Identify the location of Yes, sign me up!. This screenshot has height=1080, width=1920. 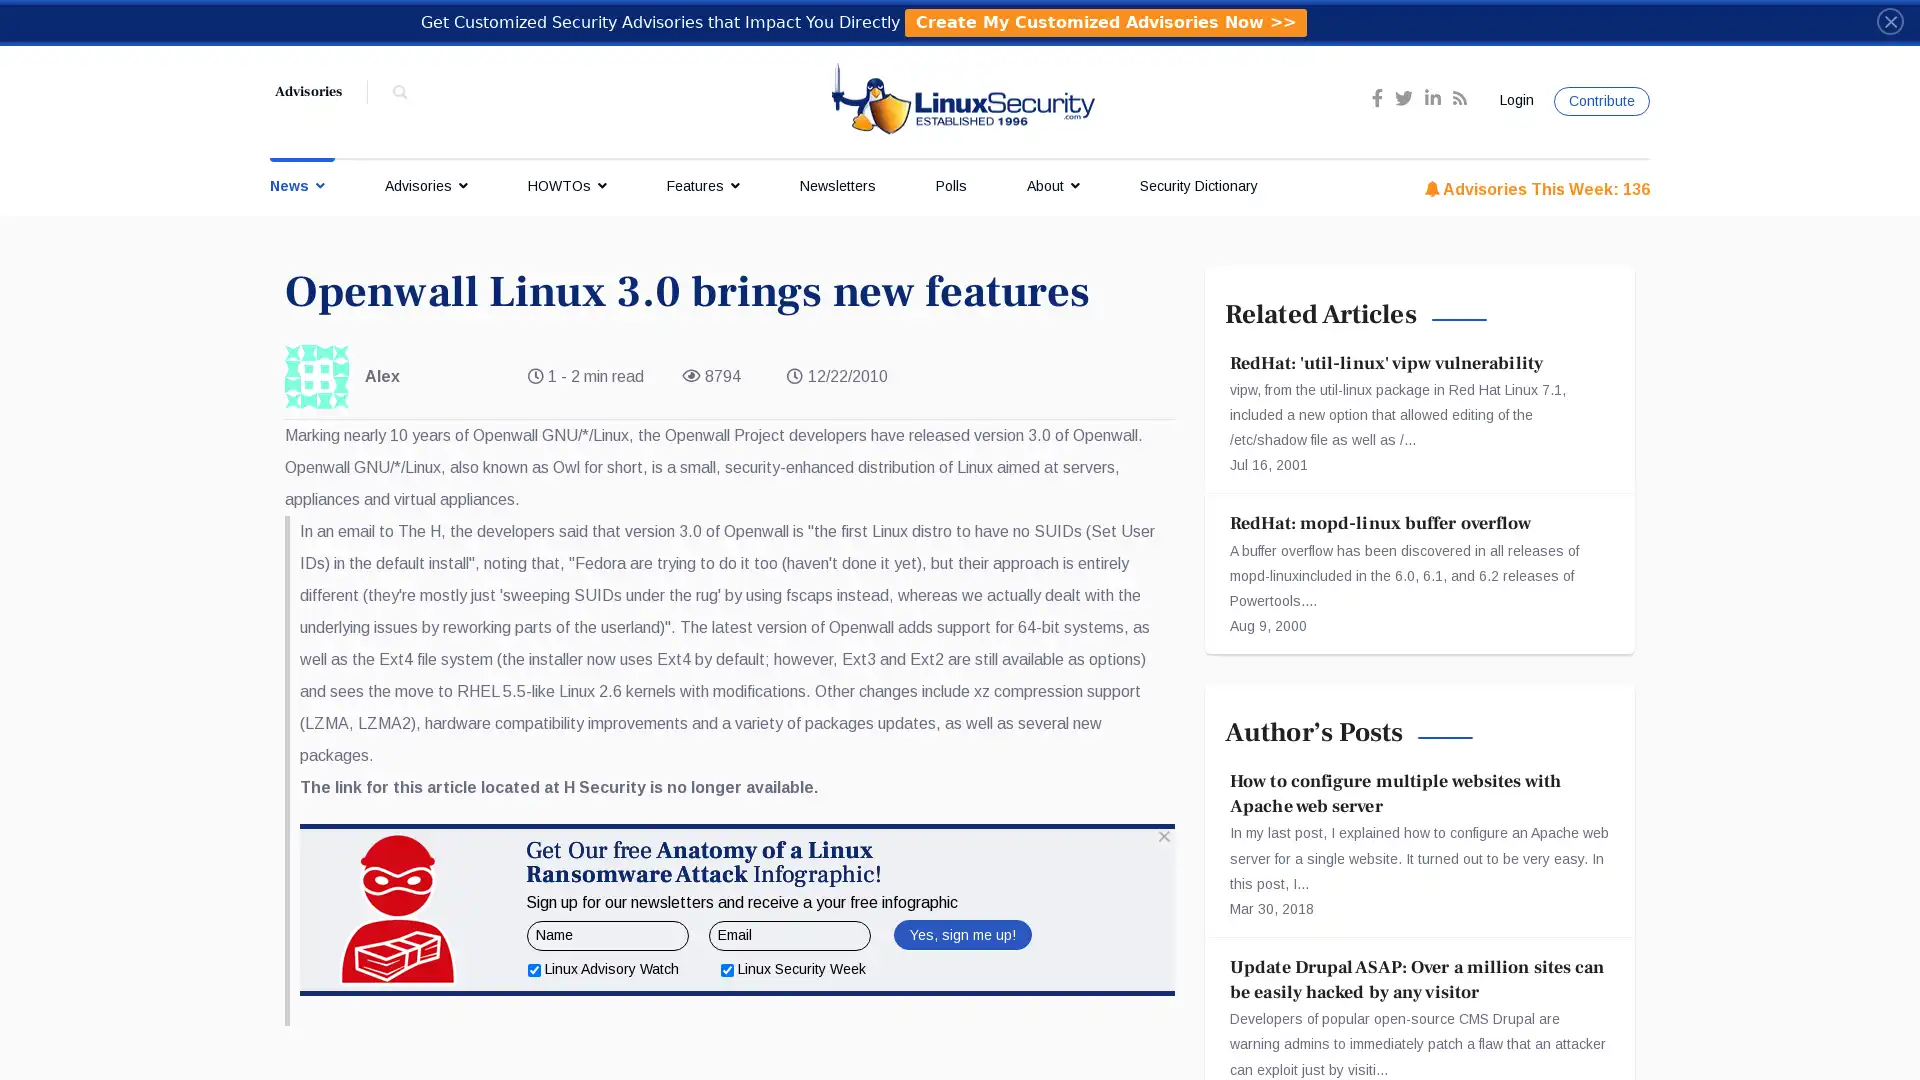
(961, 1033).